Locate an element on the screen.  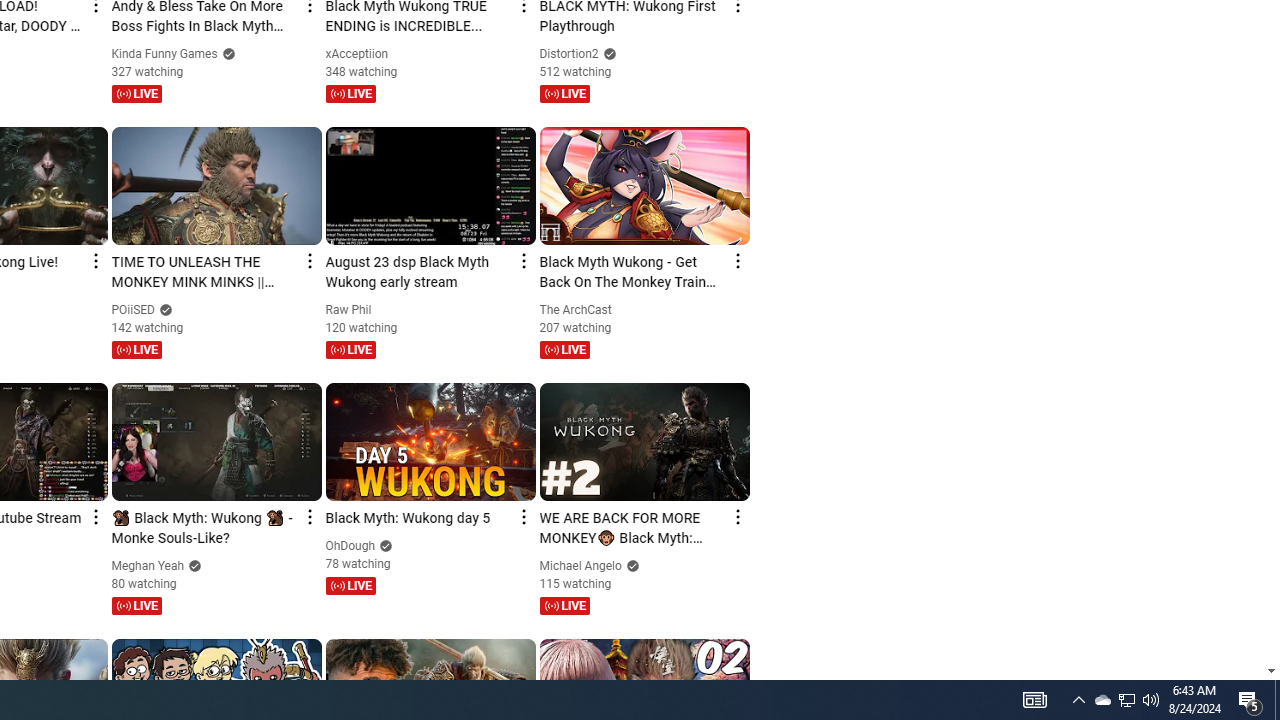
'Distortion2' is located at coordinates (568, 53).